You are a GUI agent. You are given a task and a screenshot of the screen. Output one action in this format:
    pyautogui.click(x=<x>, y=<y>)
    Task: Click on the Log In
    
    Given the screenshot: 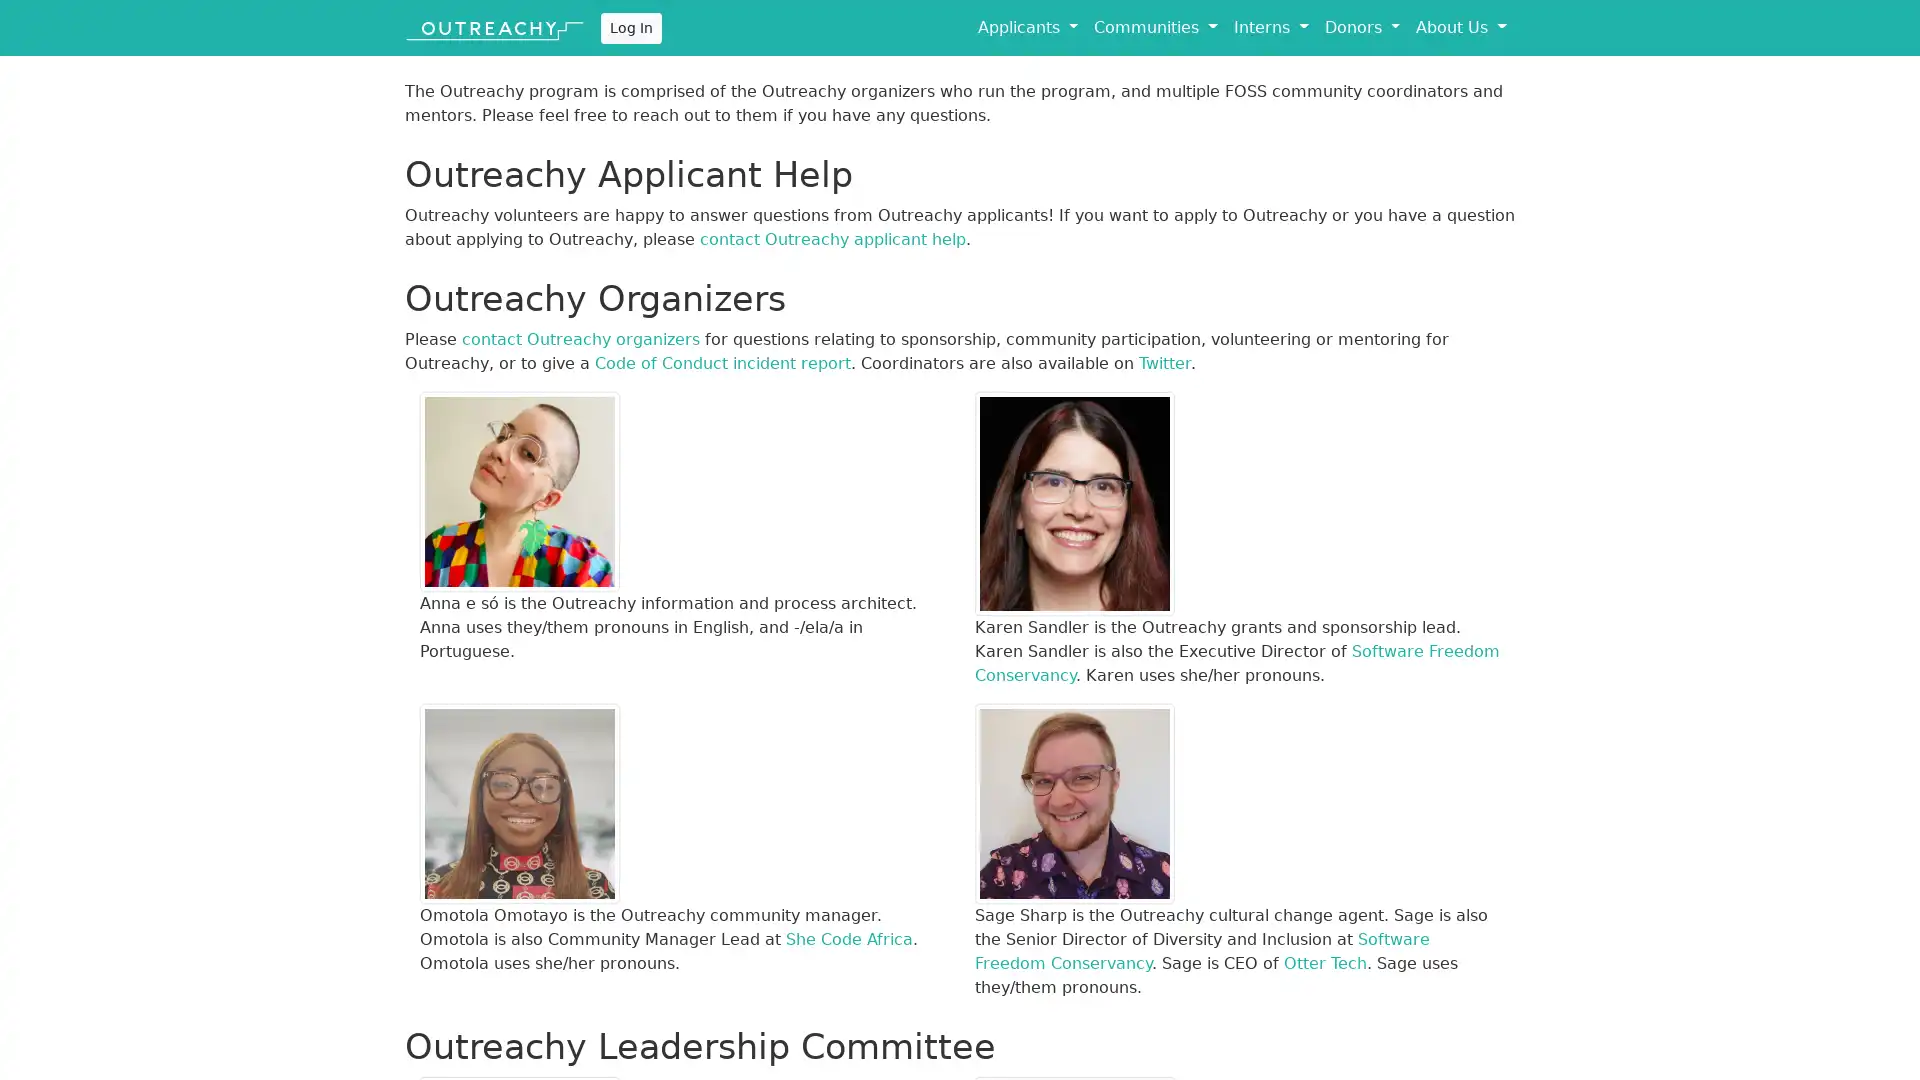 What is the action you would take?
    pyautogui.click(x=630, y=27)
    